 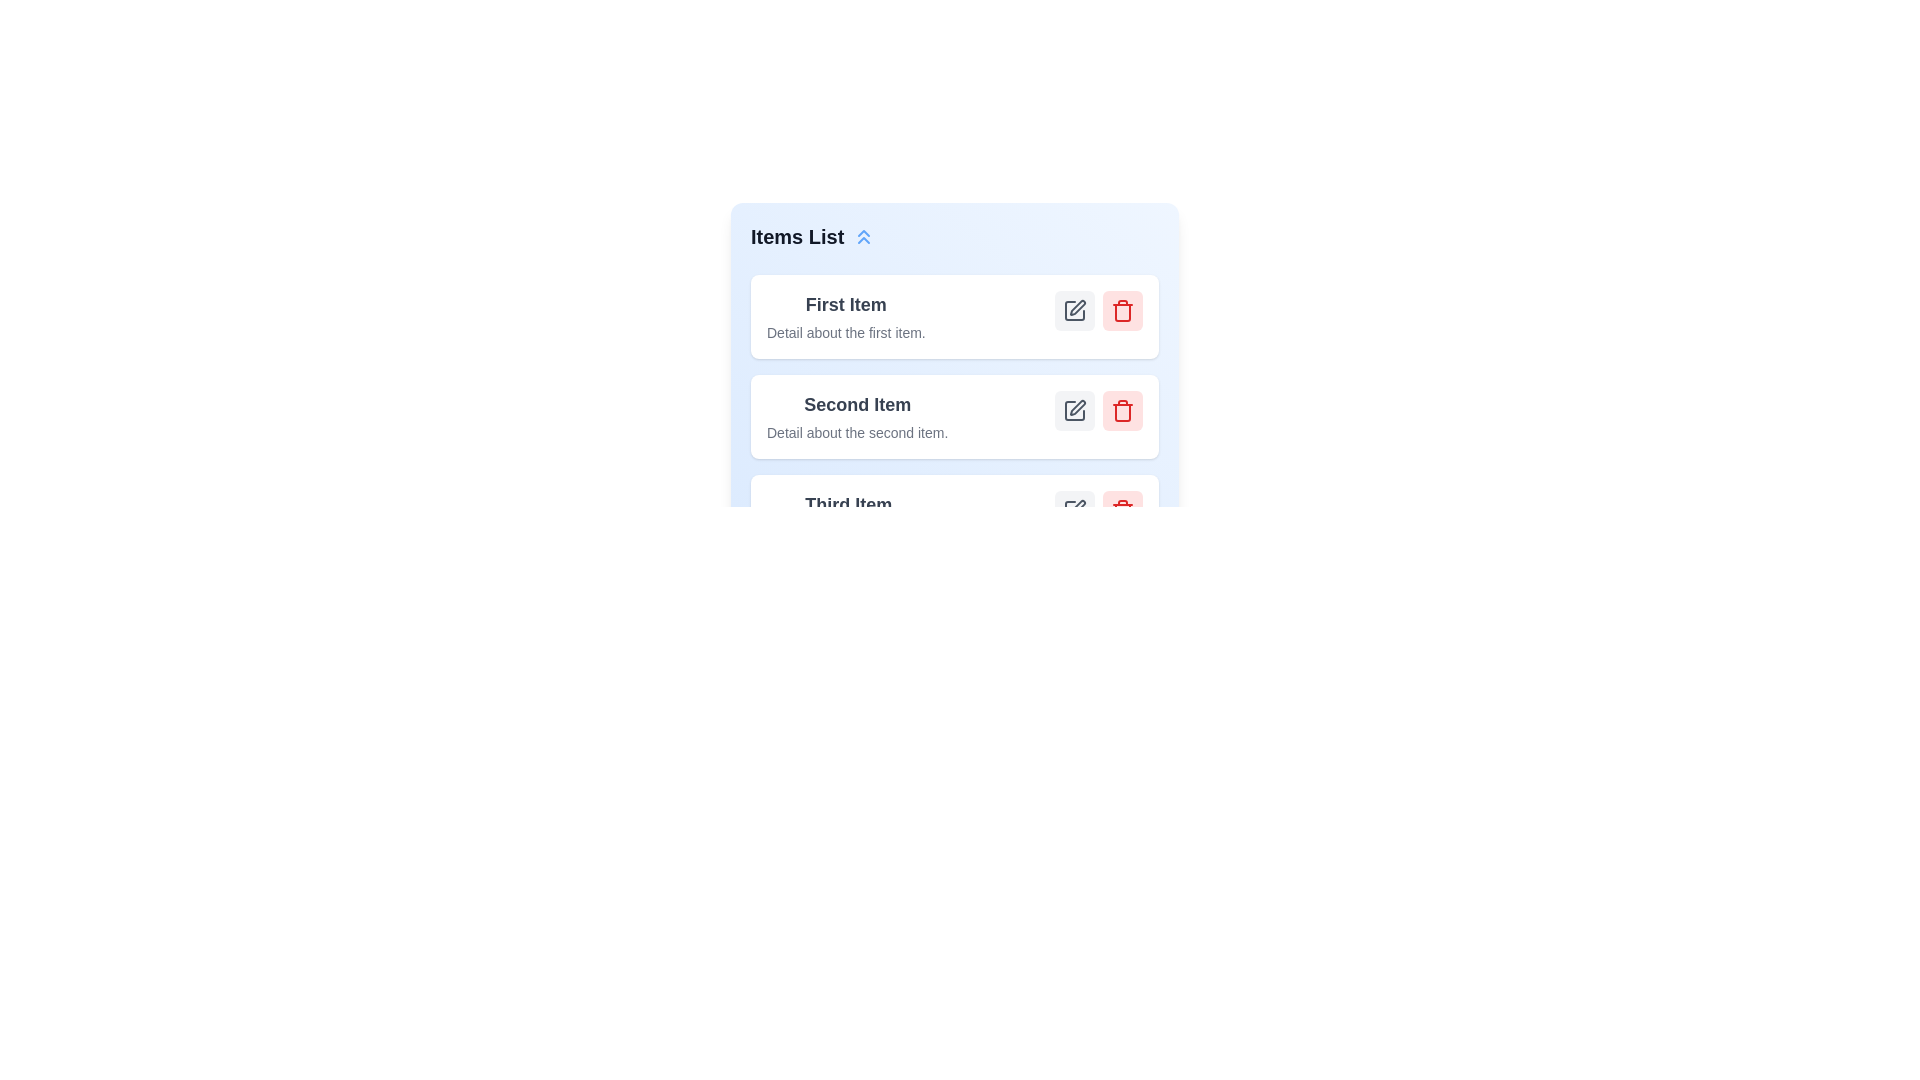 I want to click on delete button for the item with the title Second Item, so click(x=1123, y=410).